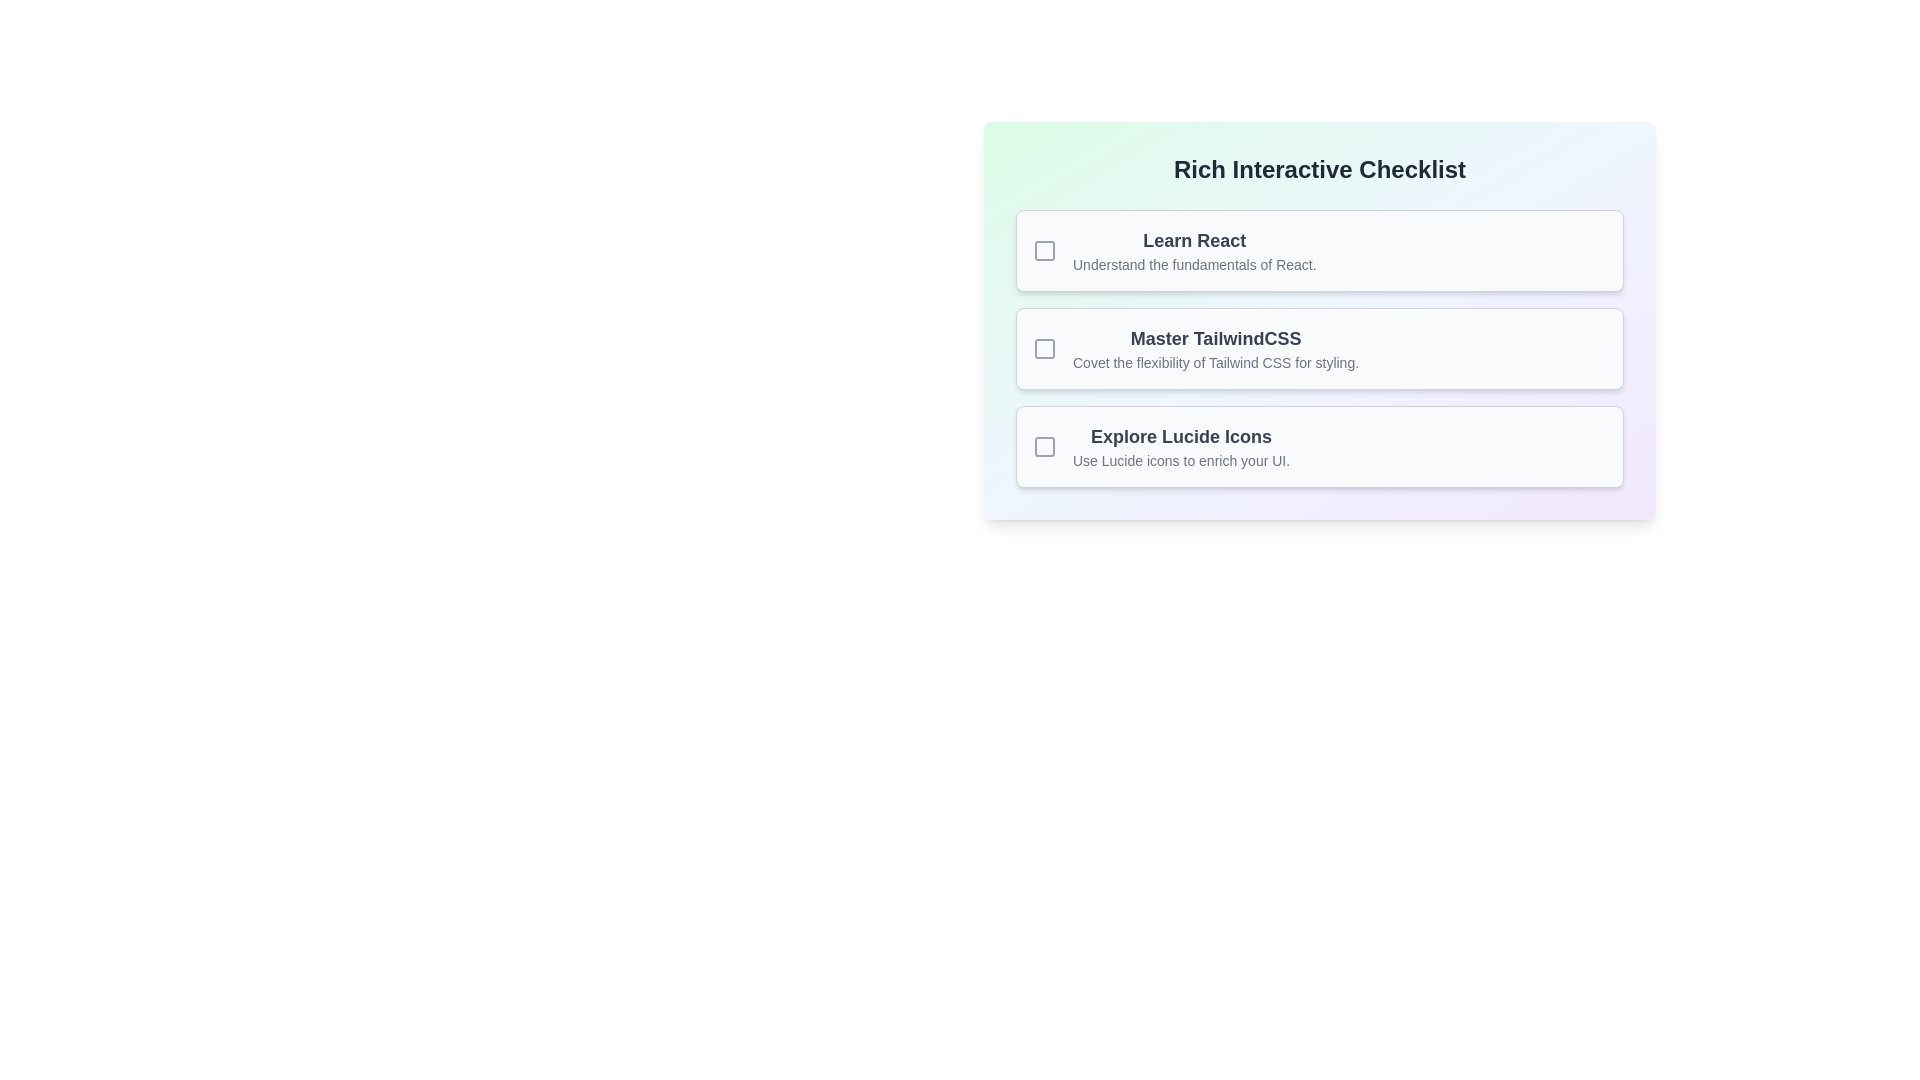  Describe the element at coordinates (1194, 239) in the screenshot. I see `the text label that serves as the title for the first checklist item, which indicates the main focus of the item` at that location.